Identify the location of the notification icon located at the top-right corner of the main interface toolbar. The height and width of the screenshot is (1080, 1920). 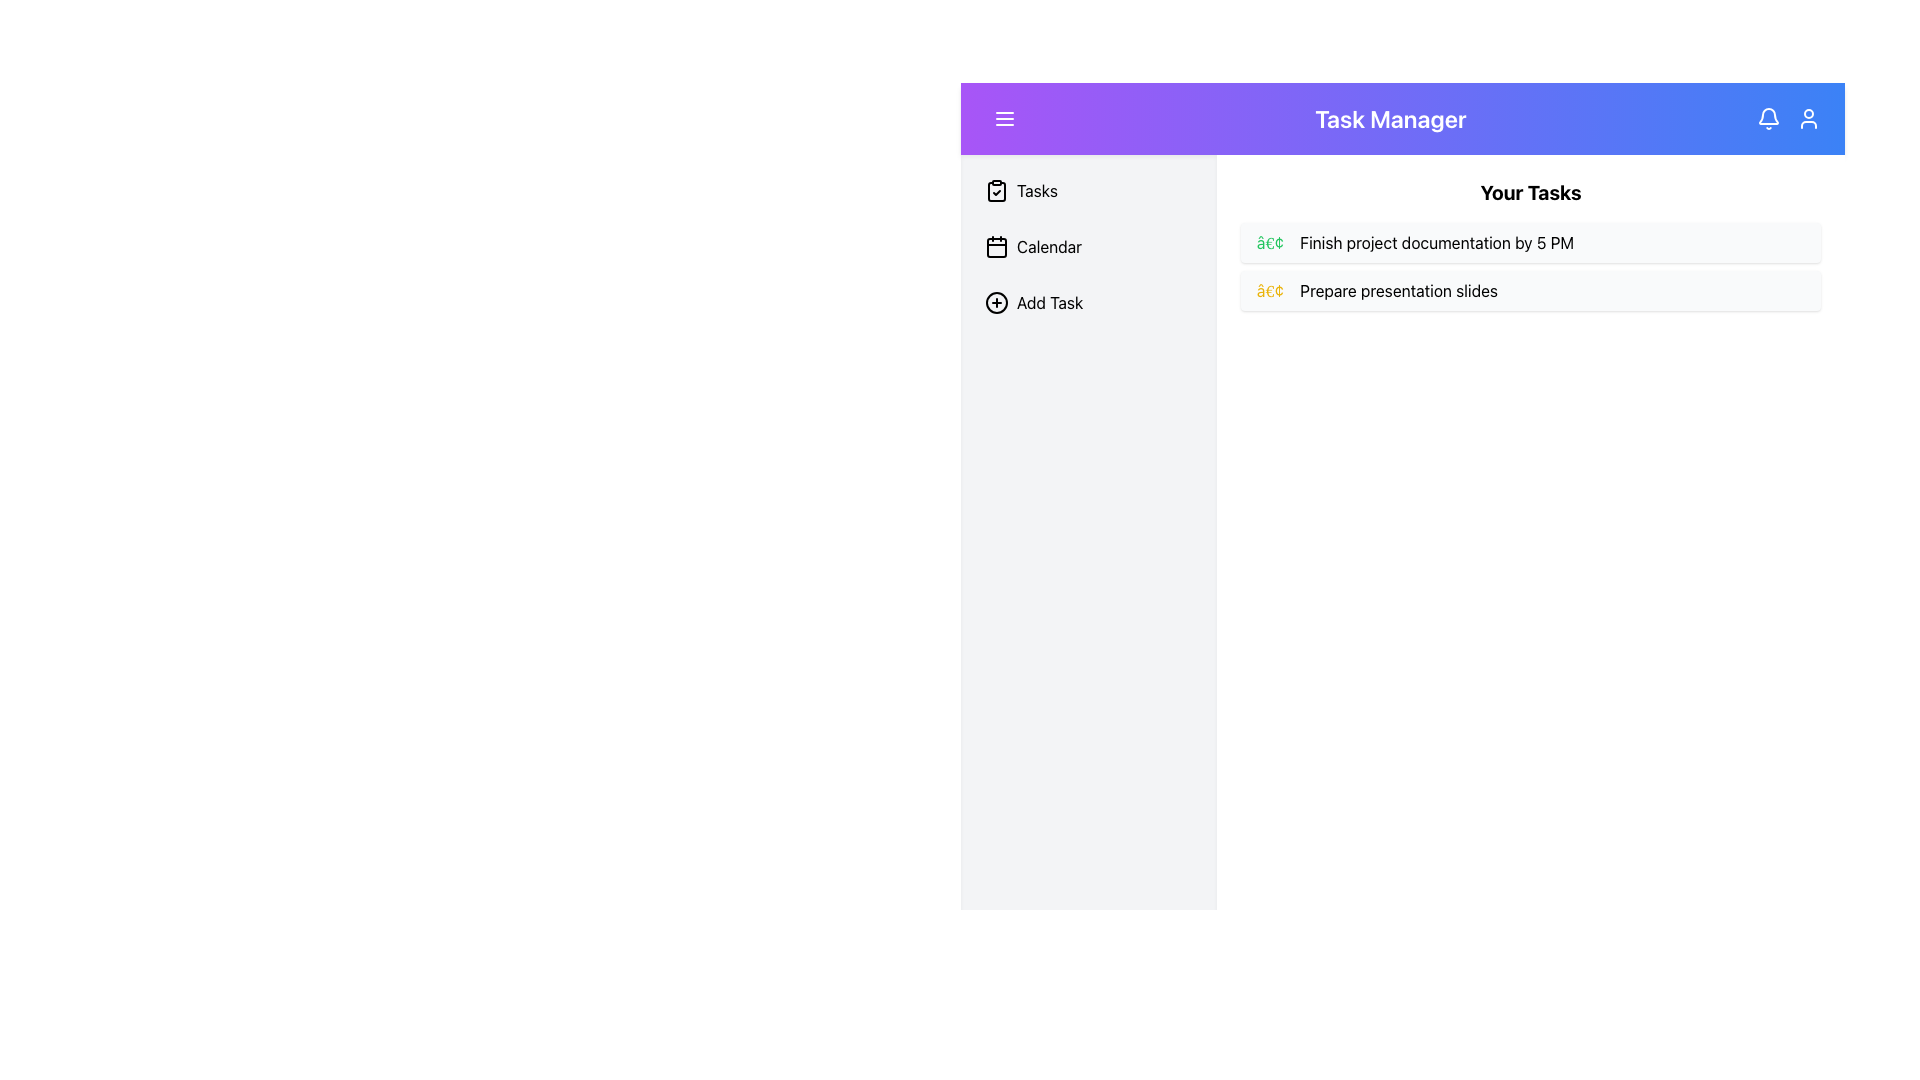
(1769, 116).